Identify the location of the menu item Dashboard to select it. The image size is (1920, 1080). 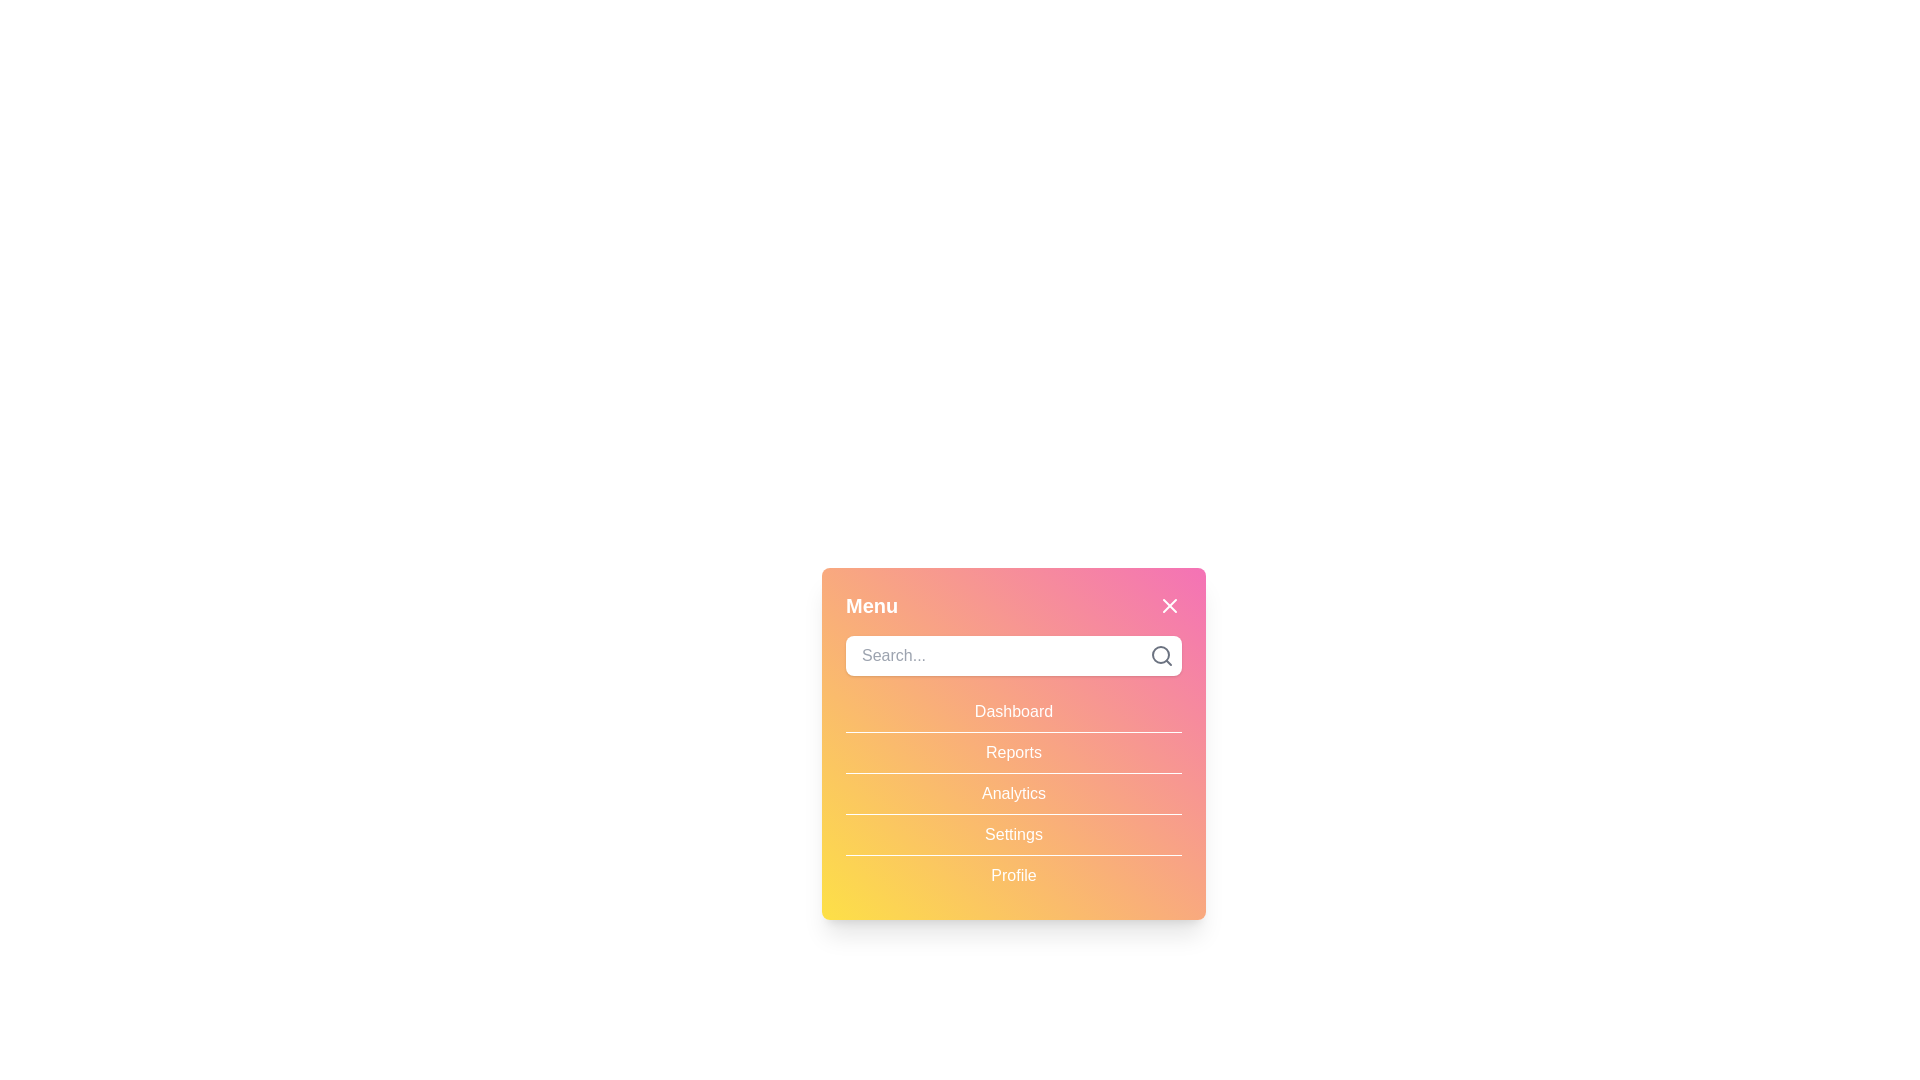
(1013, 711).